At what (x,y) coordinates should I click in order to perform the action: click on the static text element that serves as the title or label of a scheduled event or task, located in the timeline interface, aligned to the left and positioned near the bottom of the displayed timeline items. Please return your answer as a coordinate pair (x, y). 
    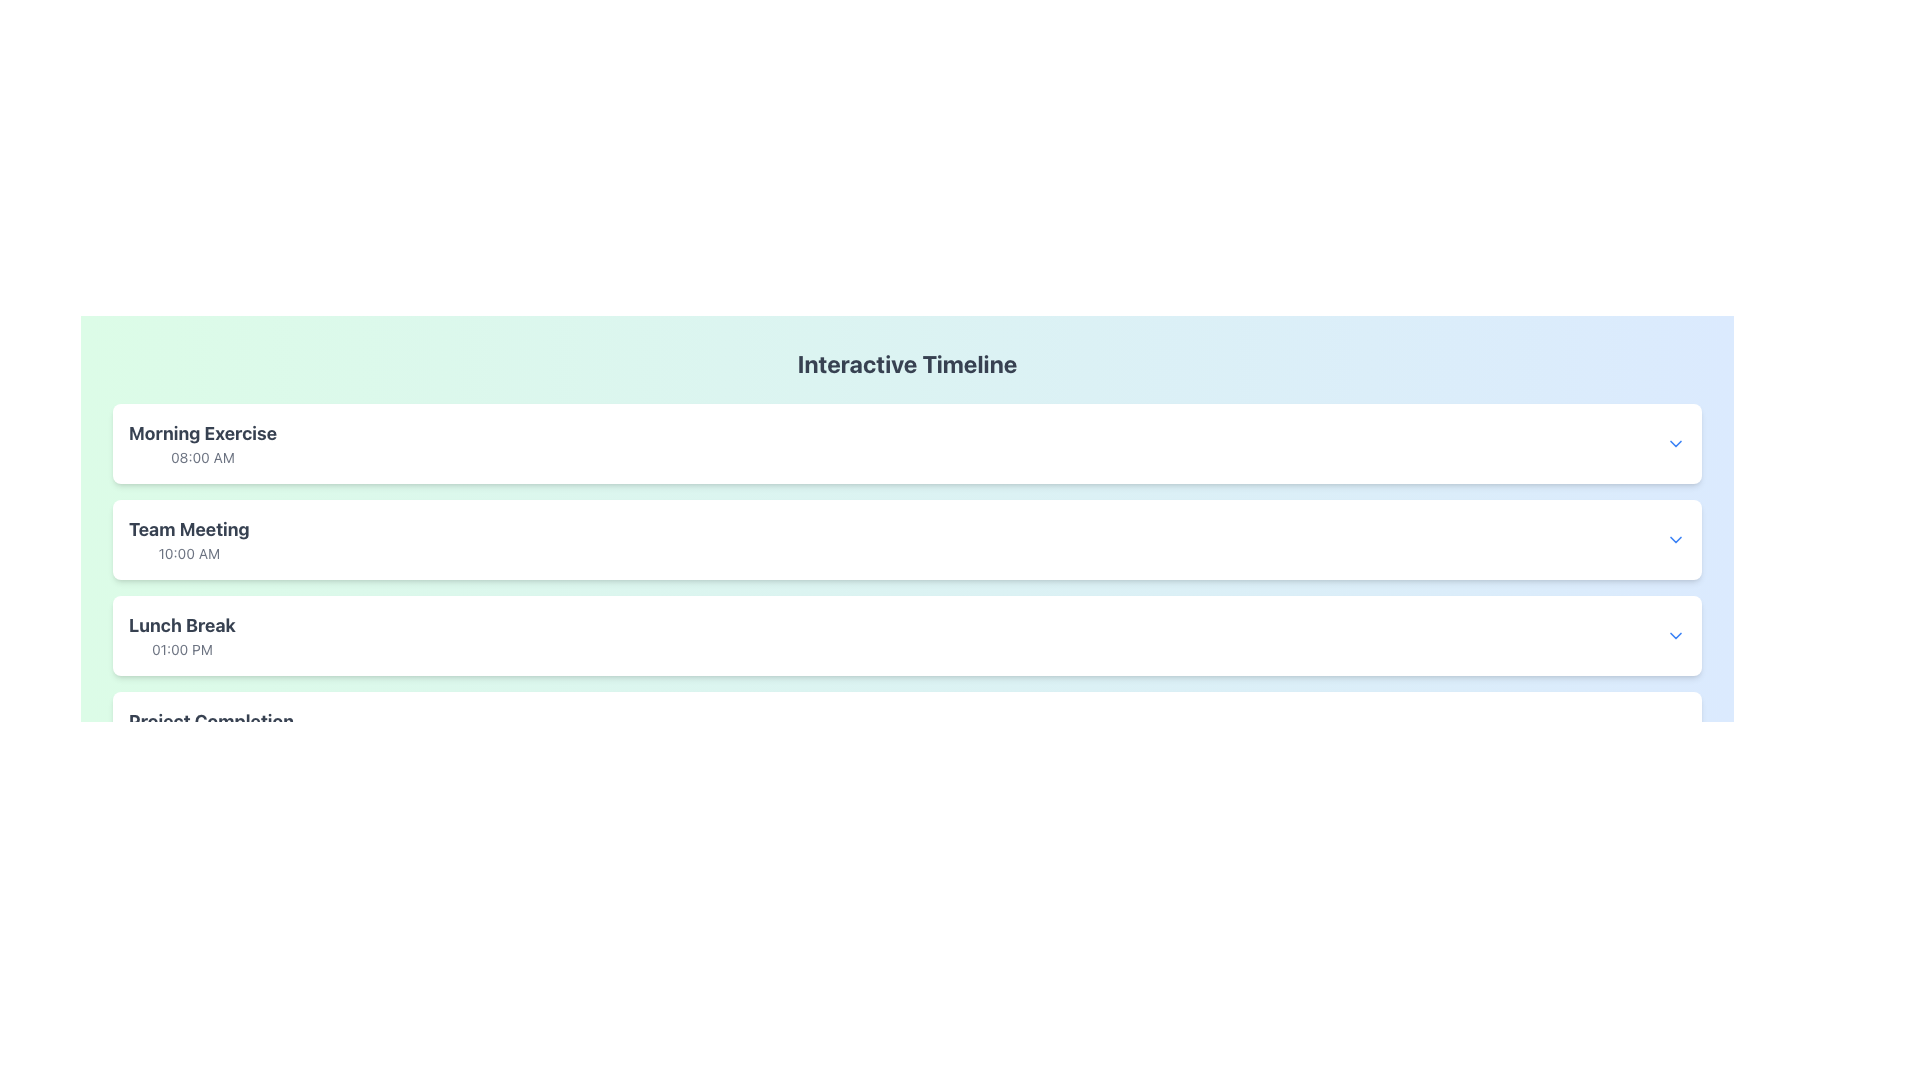
    Looking at the image, I should click on (211, 721).